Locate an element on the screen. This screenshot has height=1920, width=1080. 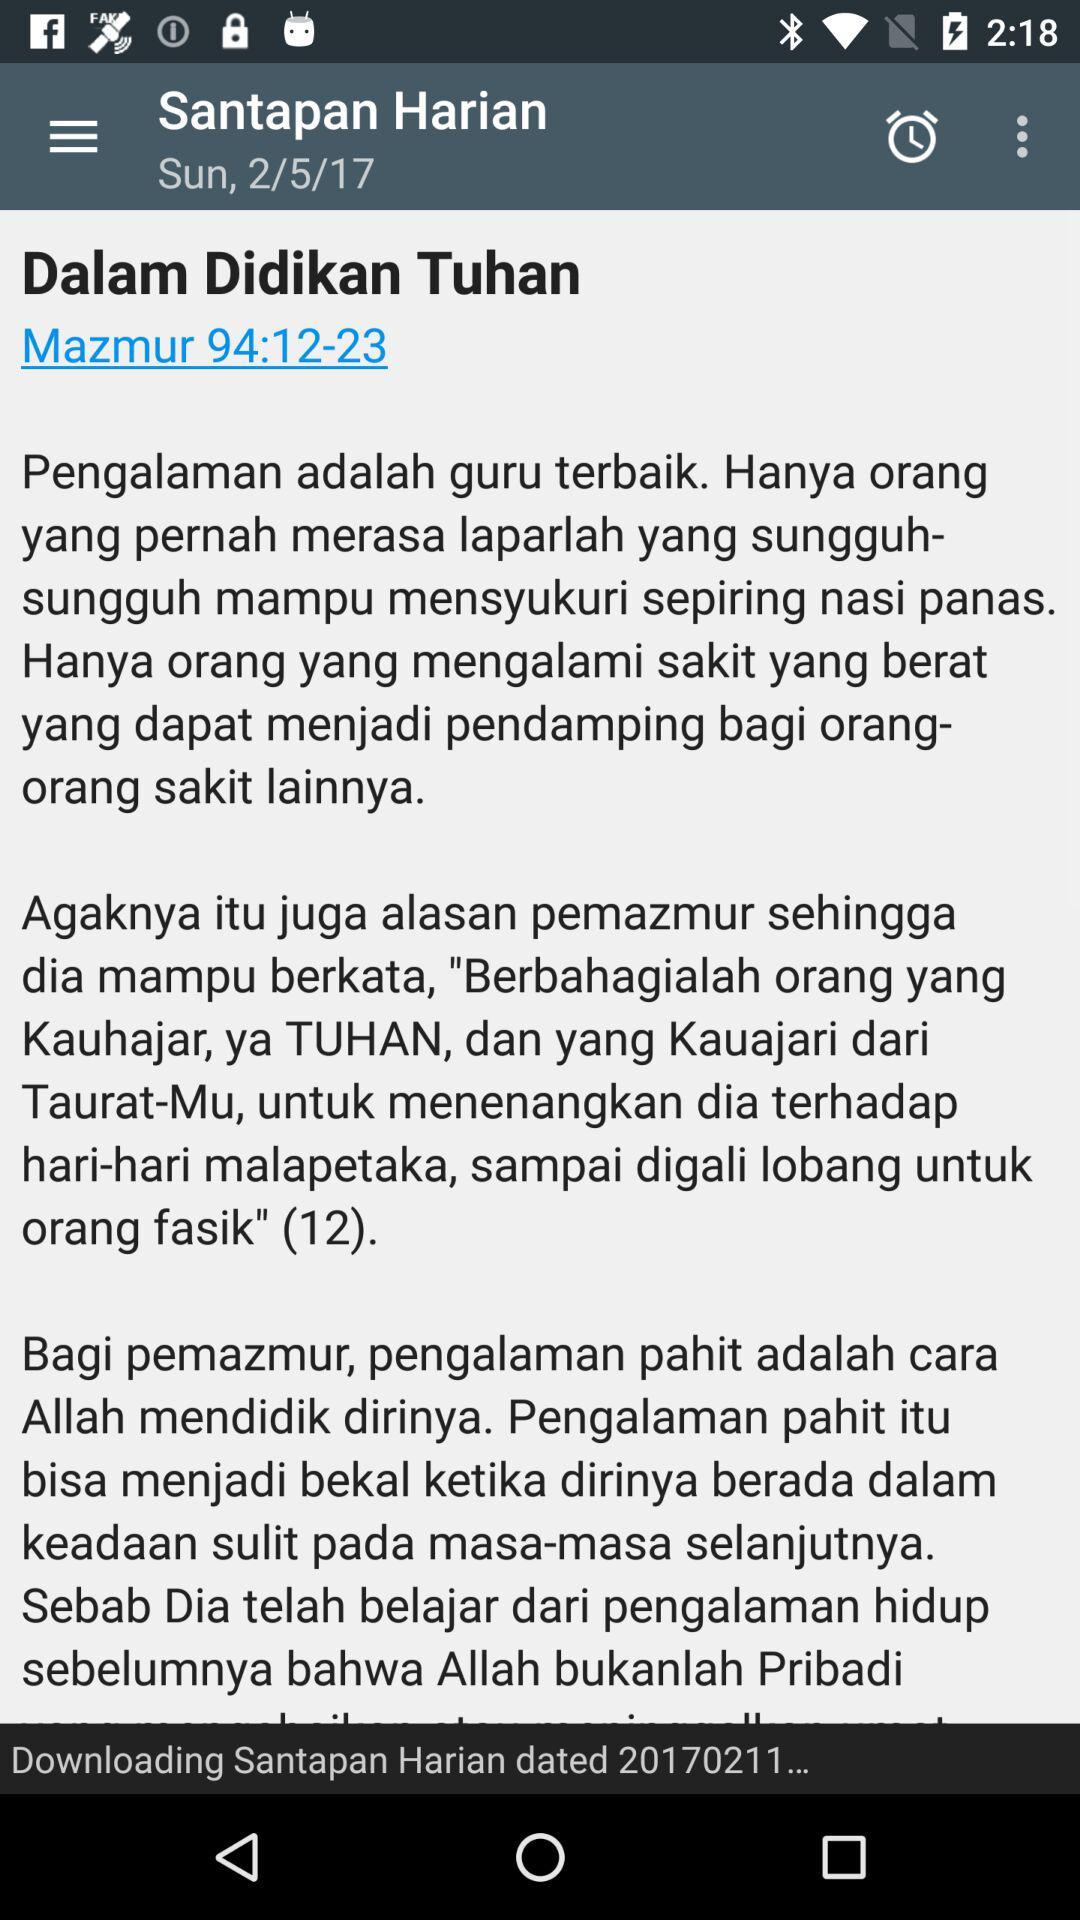
the dalam didikan tuhan is located at coordinates (540, 1002).